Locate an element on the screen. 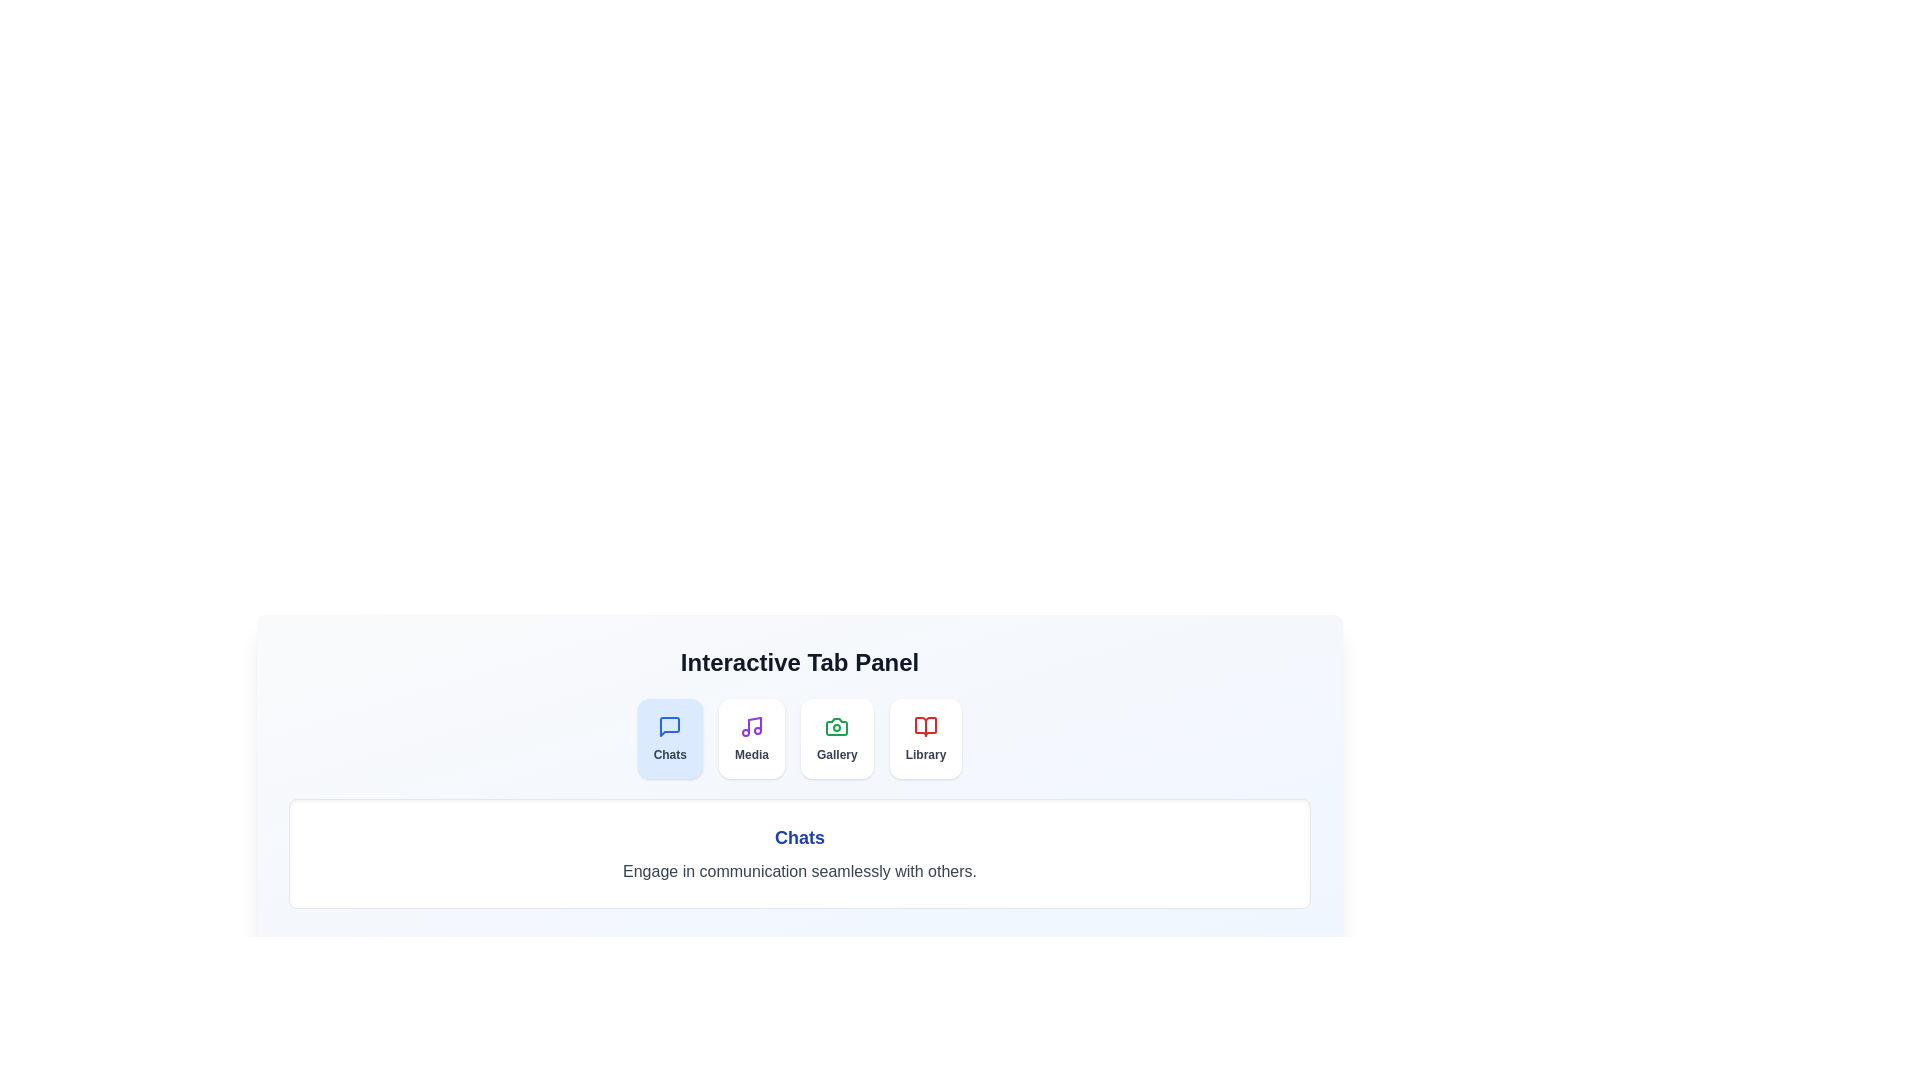  the tab Gallery is located at coordinates (836, 739).